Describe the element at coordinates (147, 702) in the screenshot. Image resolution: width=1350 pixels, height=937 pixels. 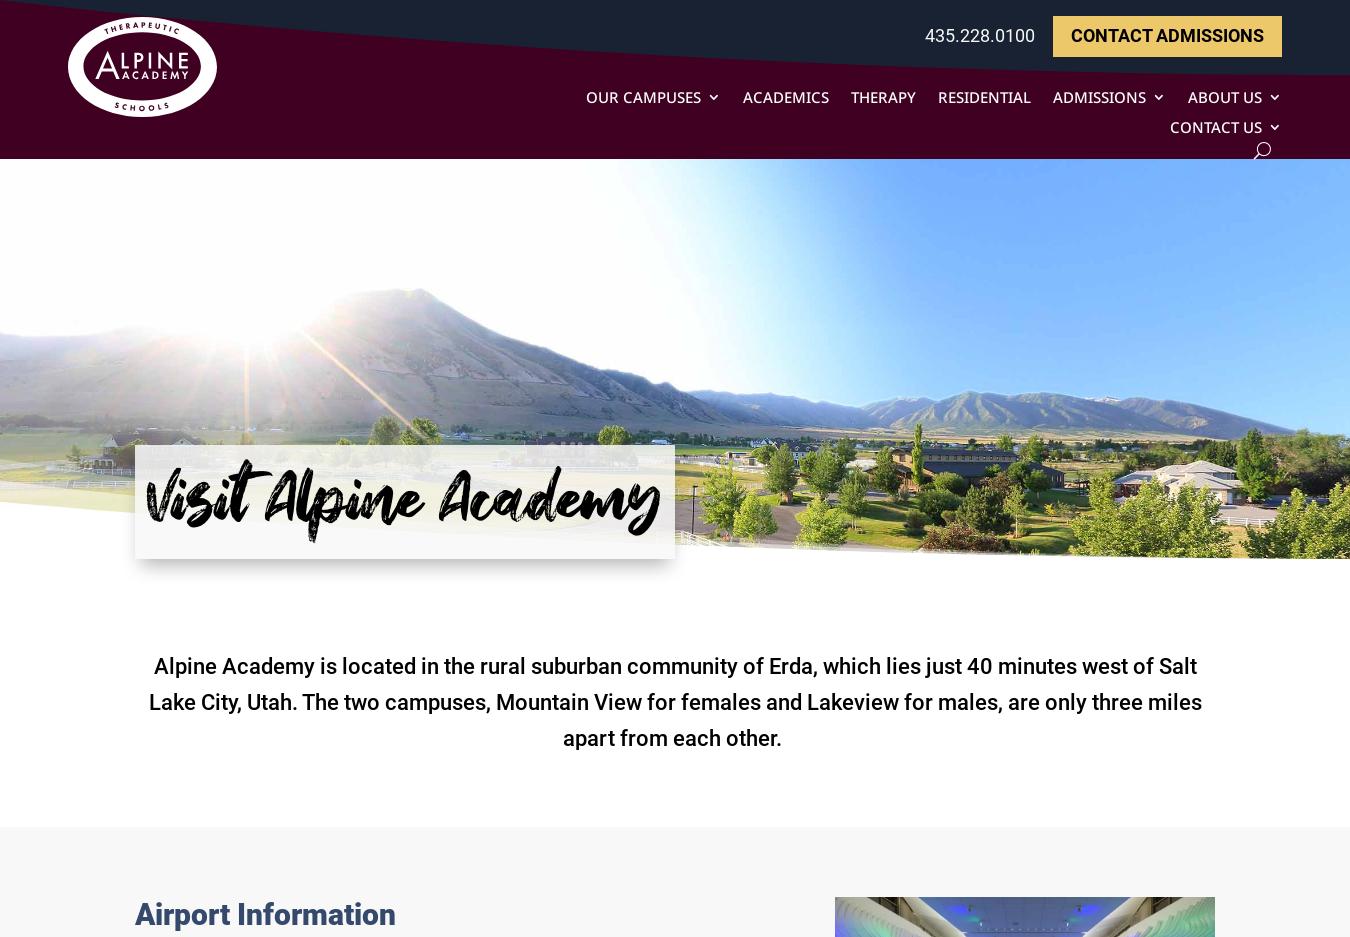
I see `'Alpine Academy is located in the rural suburban community of Erda, which lies just 40 minutes west of Salt Lake City, Utah. The two campuses, Mountain View for females and Lakeview for males, are only three miles apart from each other.'` at that location.